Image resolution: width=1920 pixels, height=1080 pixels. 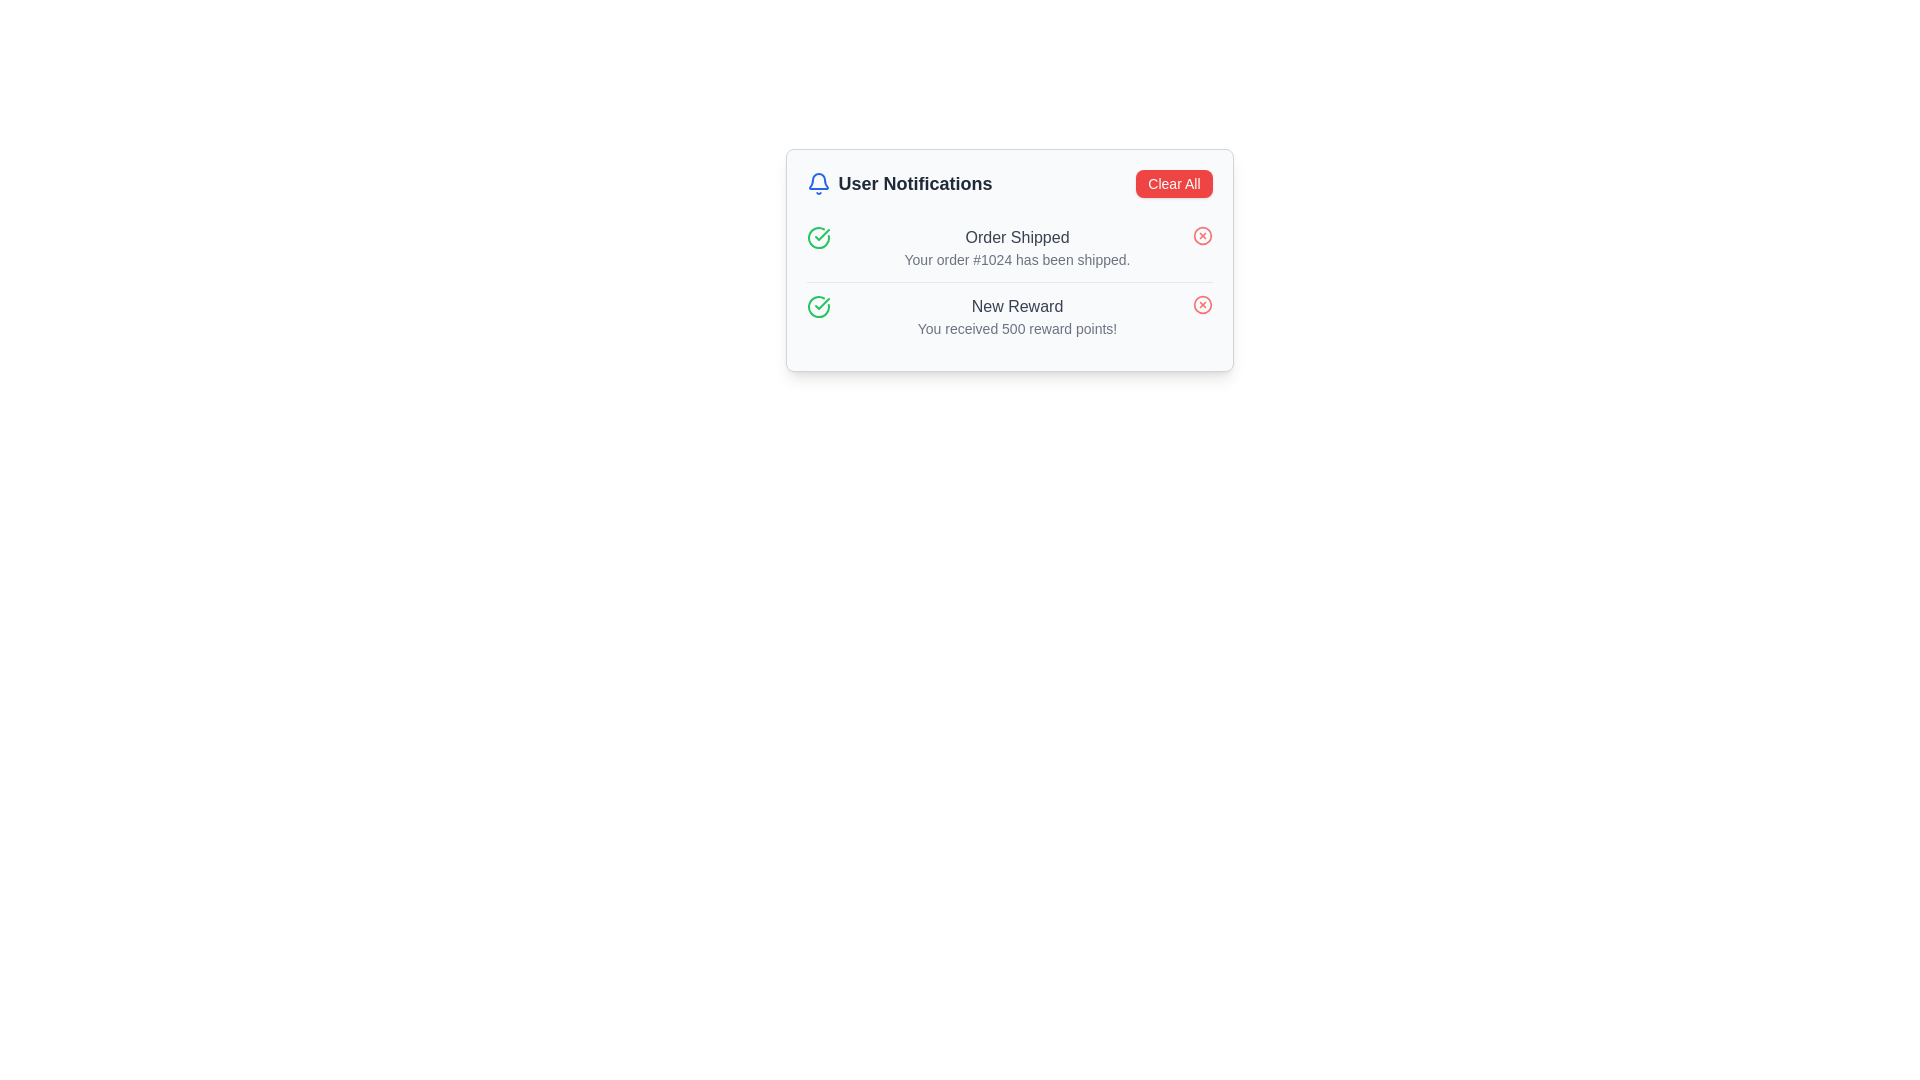 What do you see at coordinates (818, 184) in the screenshot?
I see `the notification icon positioned to the left of the text 'User Notifications' in the notification panel` at bounding box center [818, 184].